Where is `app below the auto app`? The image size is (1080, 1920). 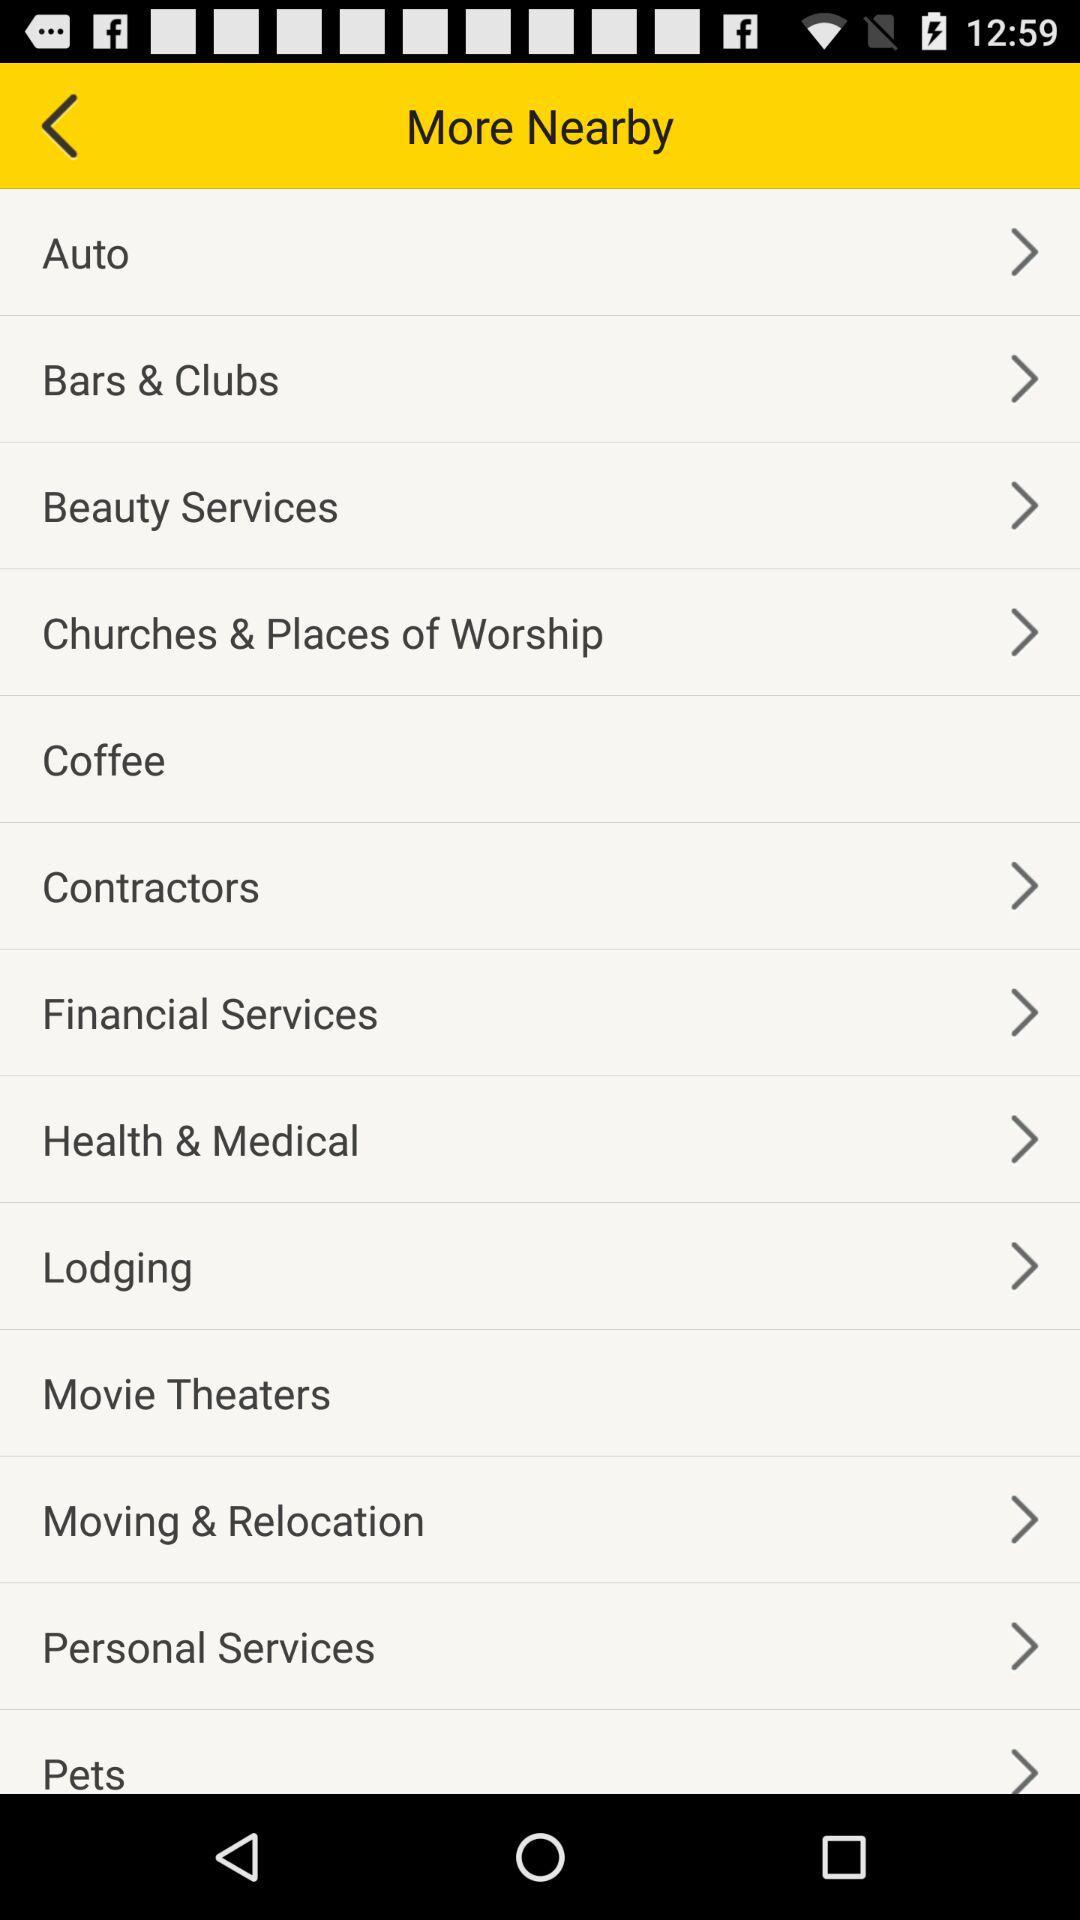
app below the auto app is located at coordinates (159, 378).